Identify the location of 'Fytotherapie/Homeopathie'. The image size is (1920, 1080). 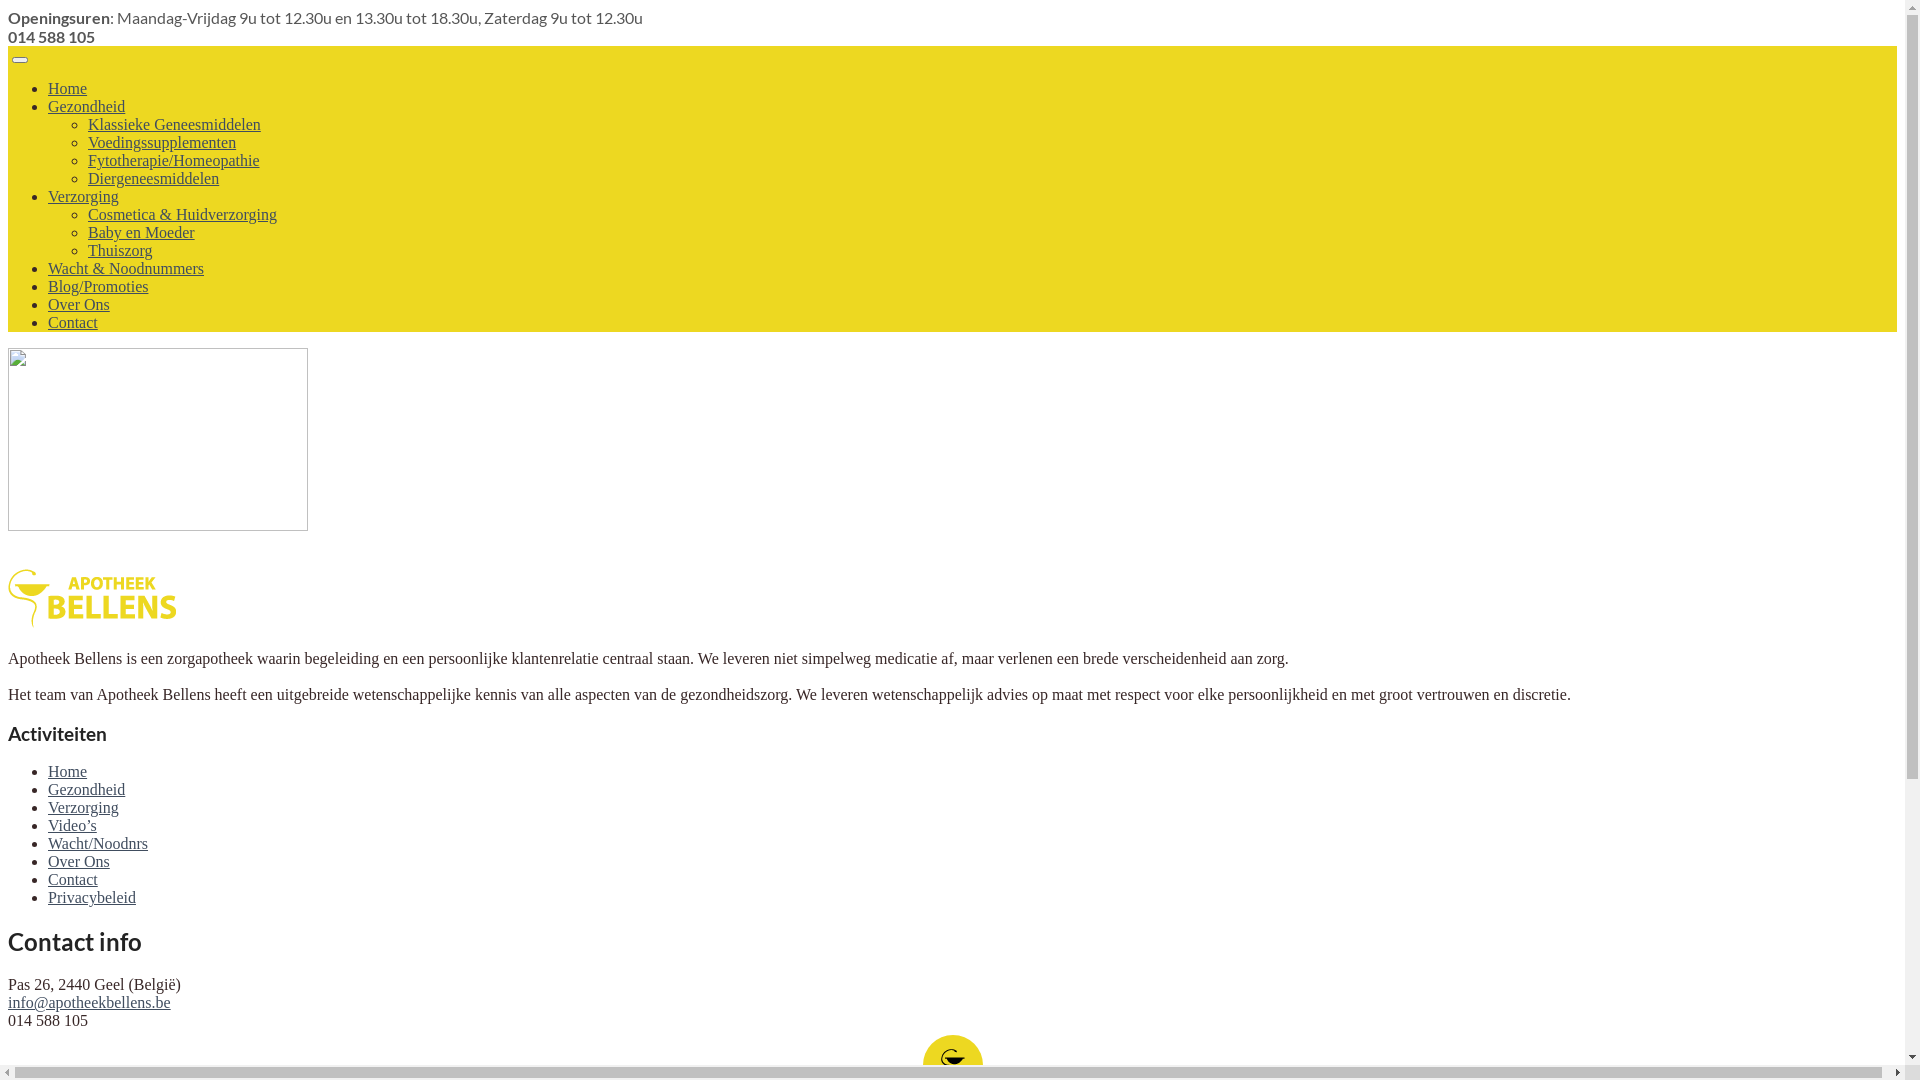
(173, 159).